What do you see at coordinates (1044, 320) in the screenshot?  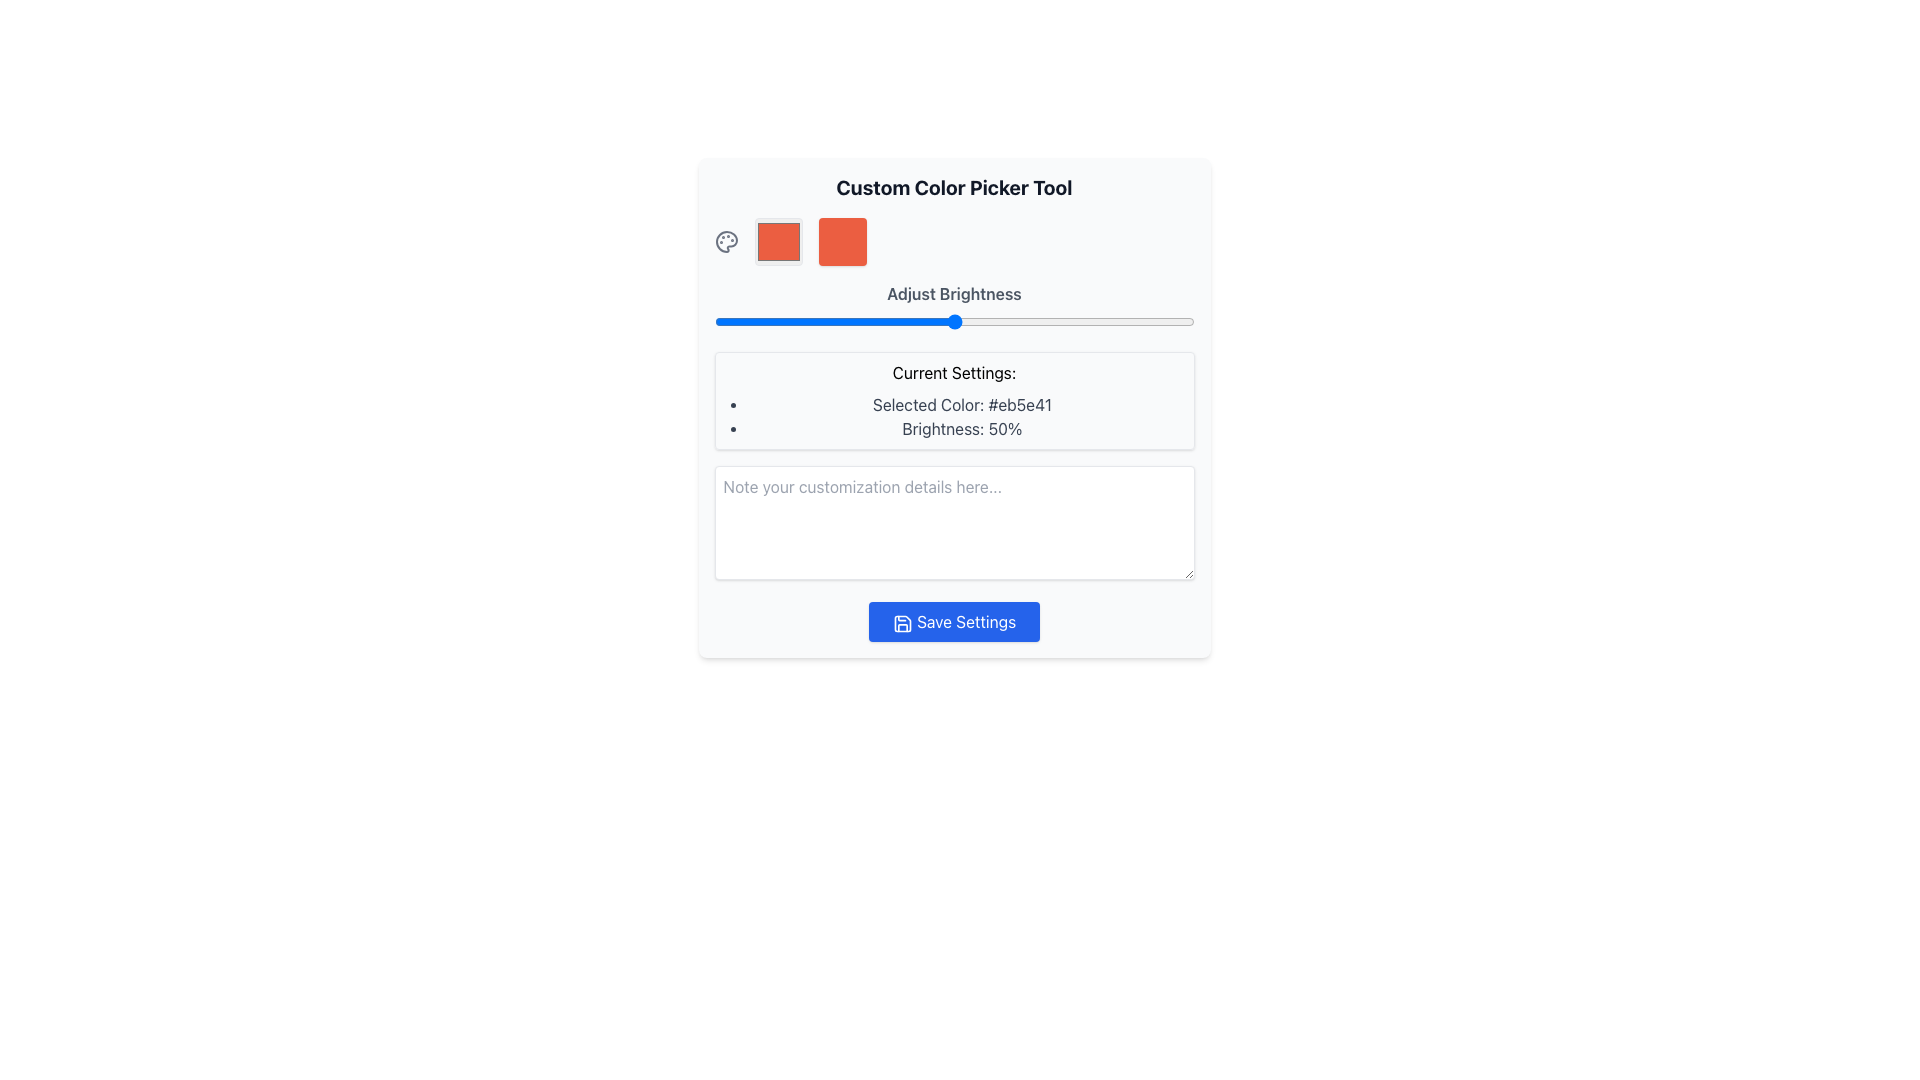 I see `brightness` at bounding box center [1044, 320].